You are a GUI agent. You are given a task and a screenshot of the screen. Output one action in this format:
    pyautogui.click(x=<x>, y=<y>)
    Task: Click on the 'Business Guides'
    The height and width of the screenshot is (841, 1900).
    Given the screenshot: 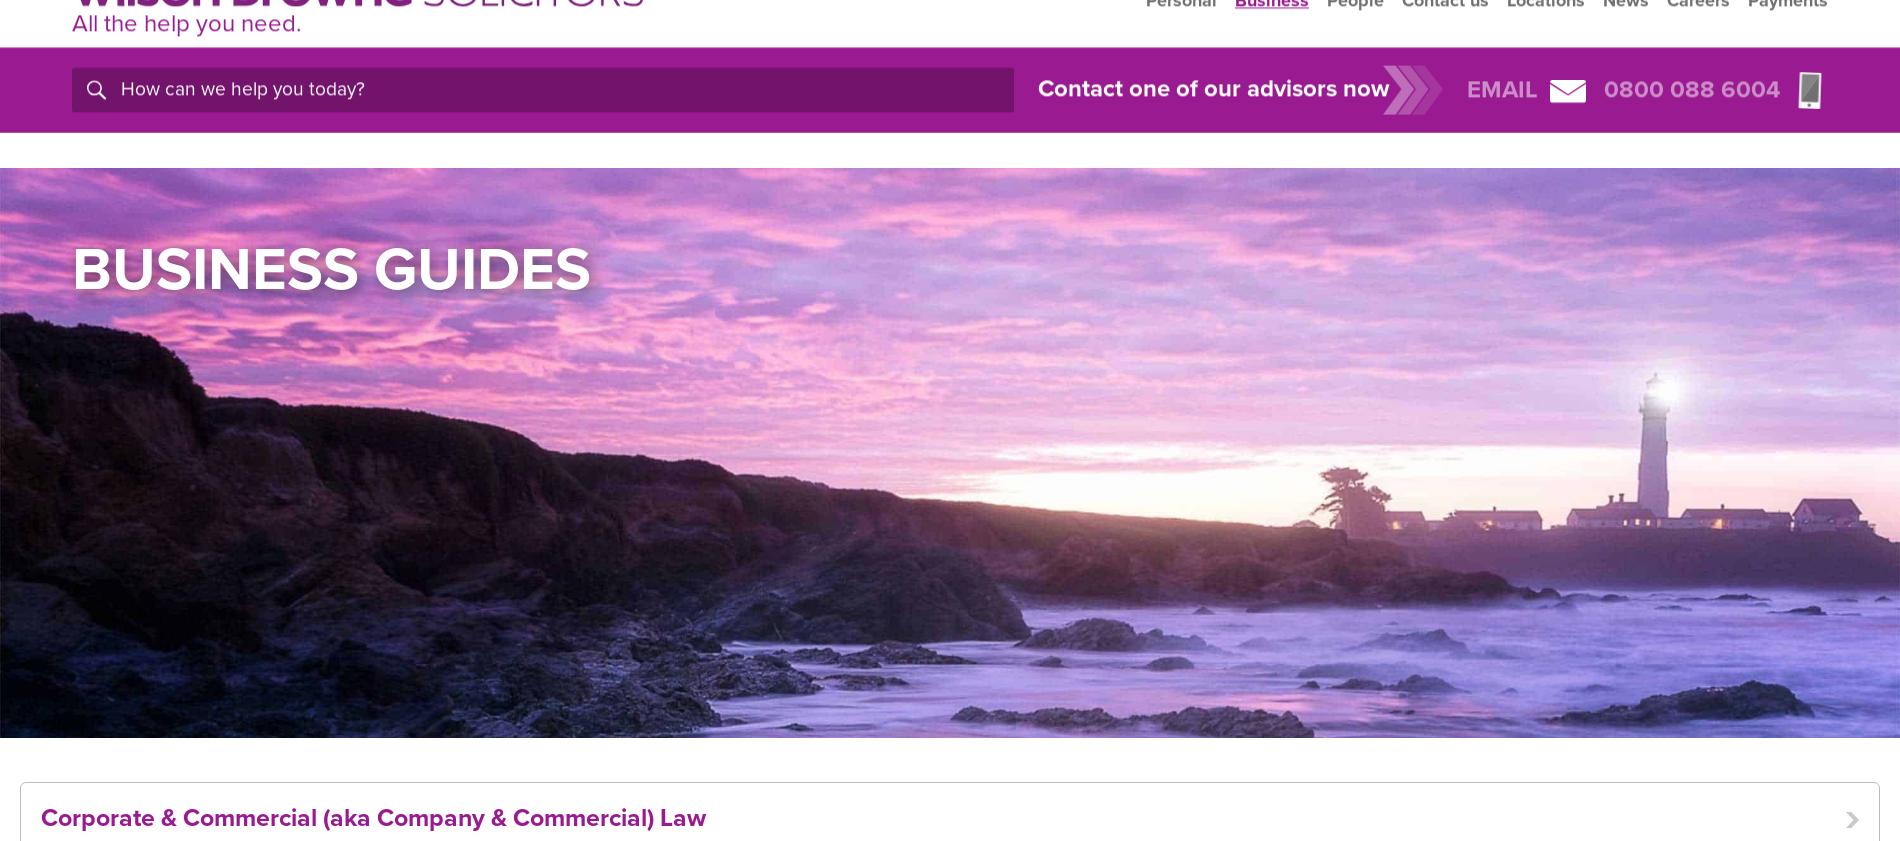 What is the action you would take?
    pyautogui.click(x=330, y=268)
    